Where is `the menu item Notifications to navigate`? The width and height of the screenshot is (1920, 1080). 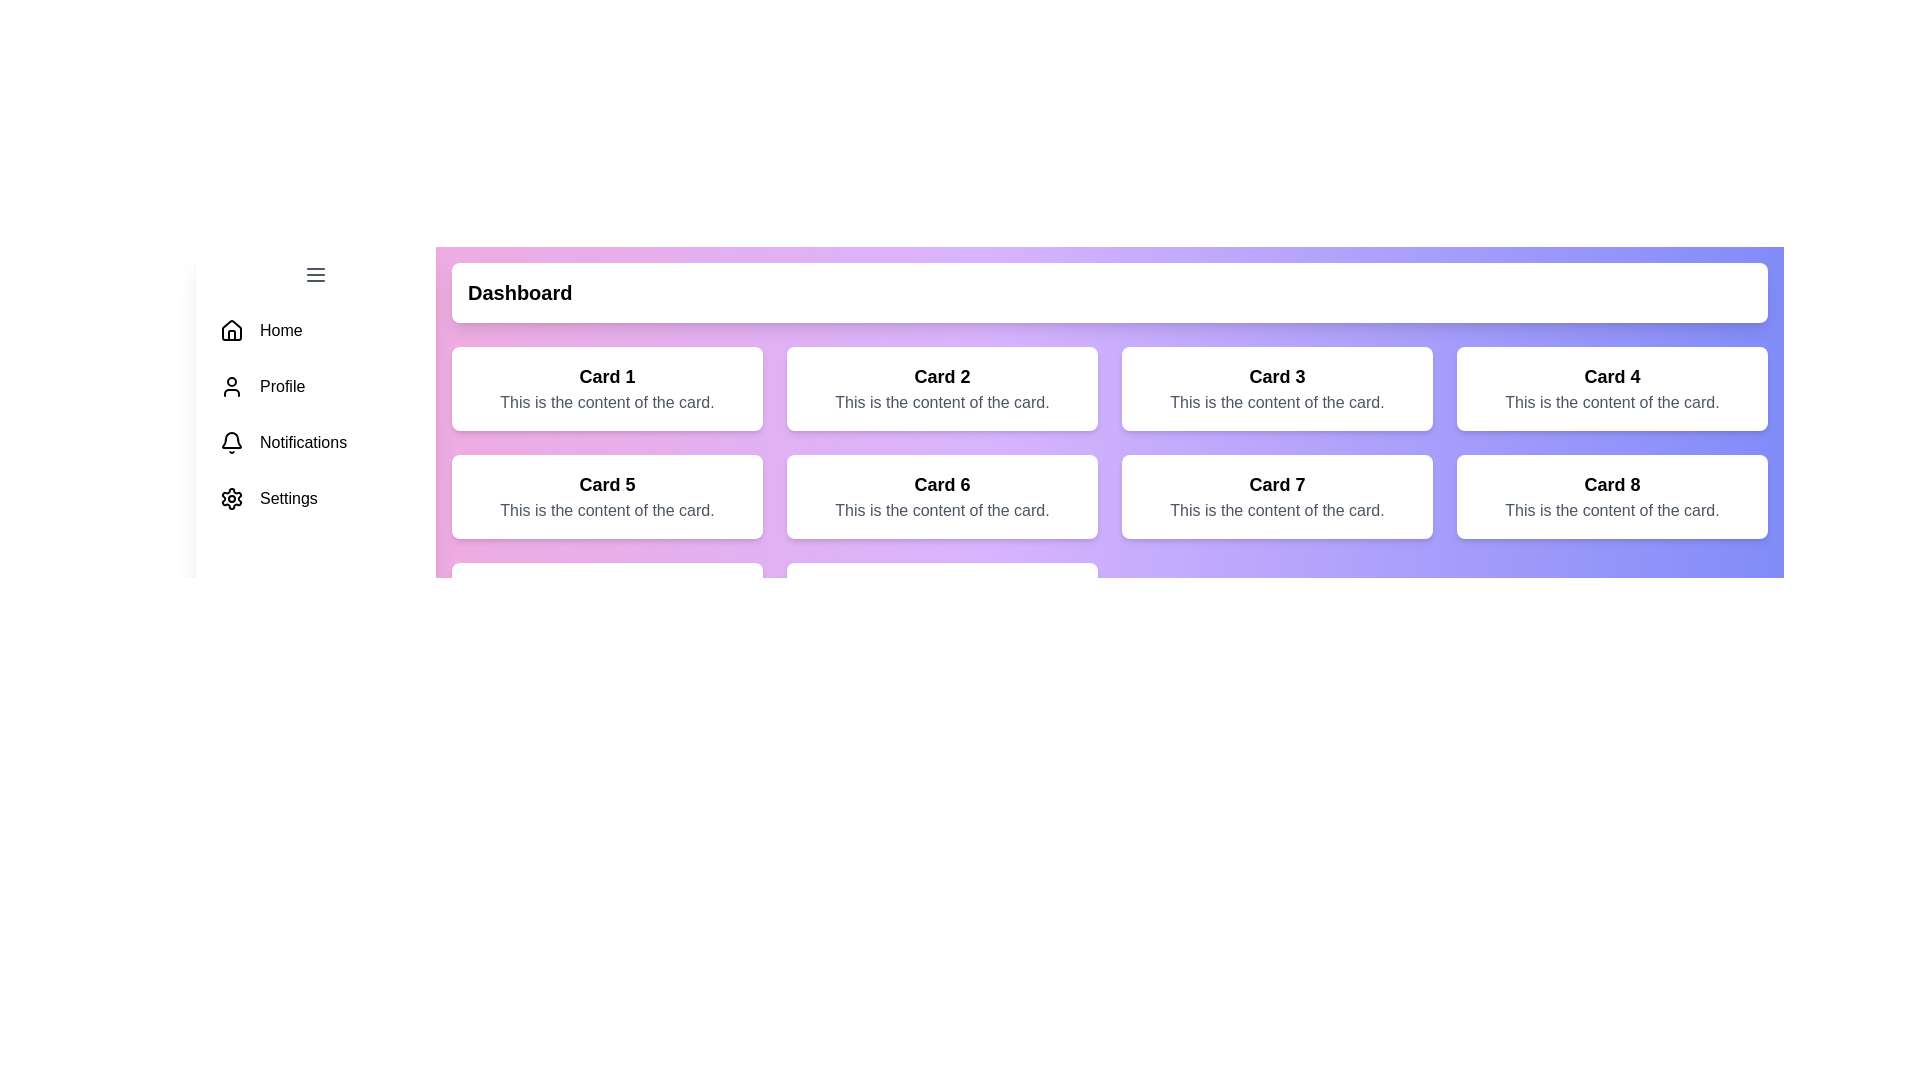 the menu item Notifications to navigate is located at coordinates (315, 442).